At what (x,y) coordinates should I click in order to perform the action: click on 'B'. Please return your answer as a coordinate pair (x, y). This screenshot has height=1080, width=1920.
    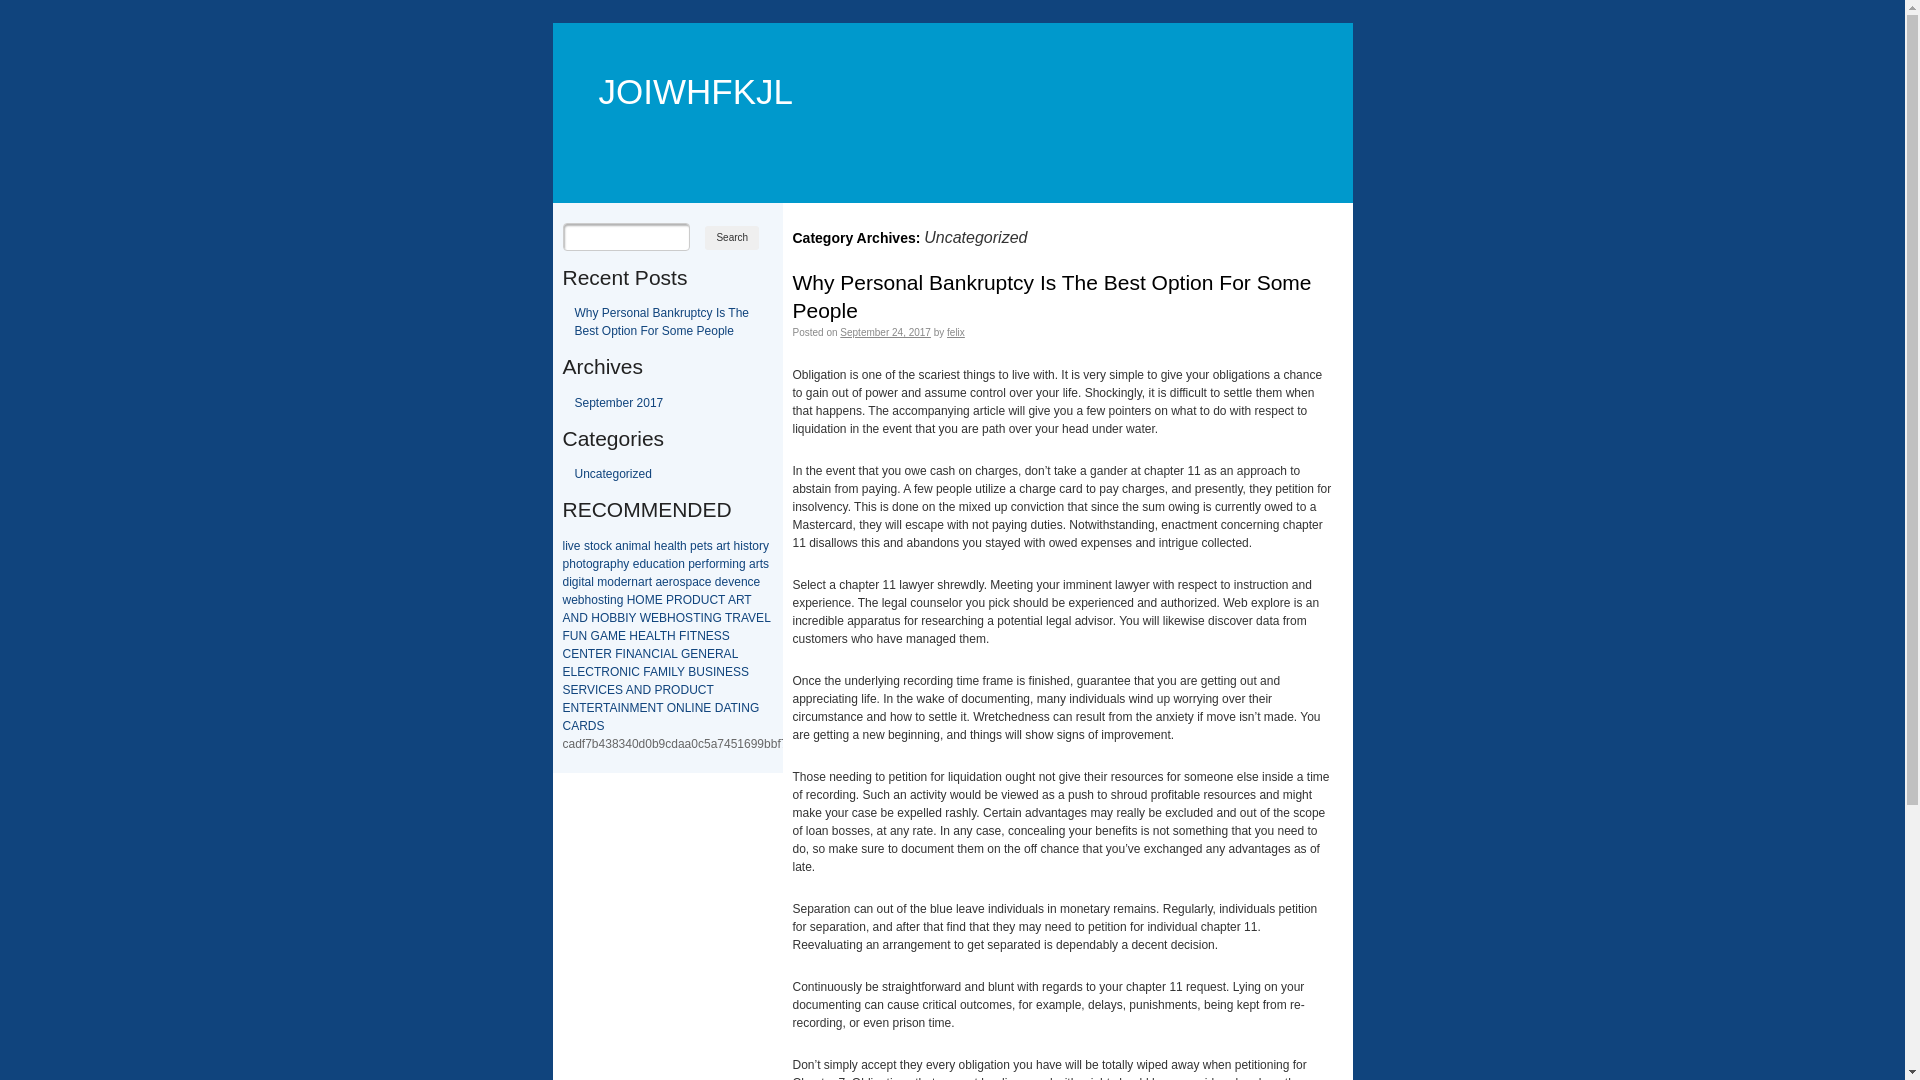
    Looking at the image, I should click on (662, 616).